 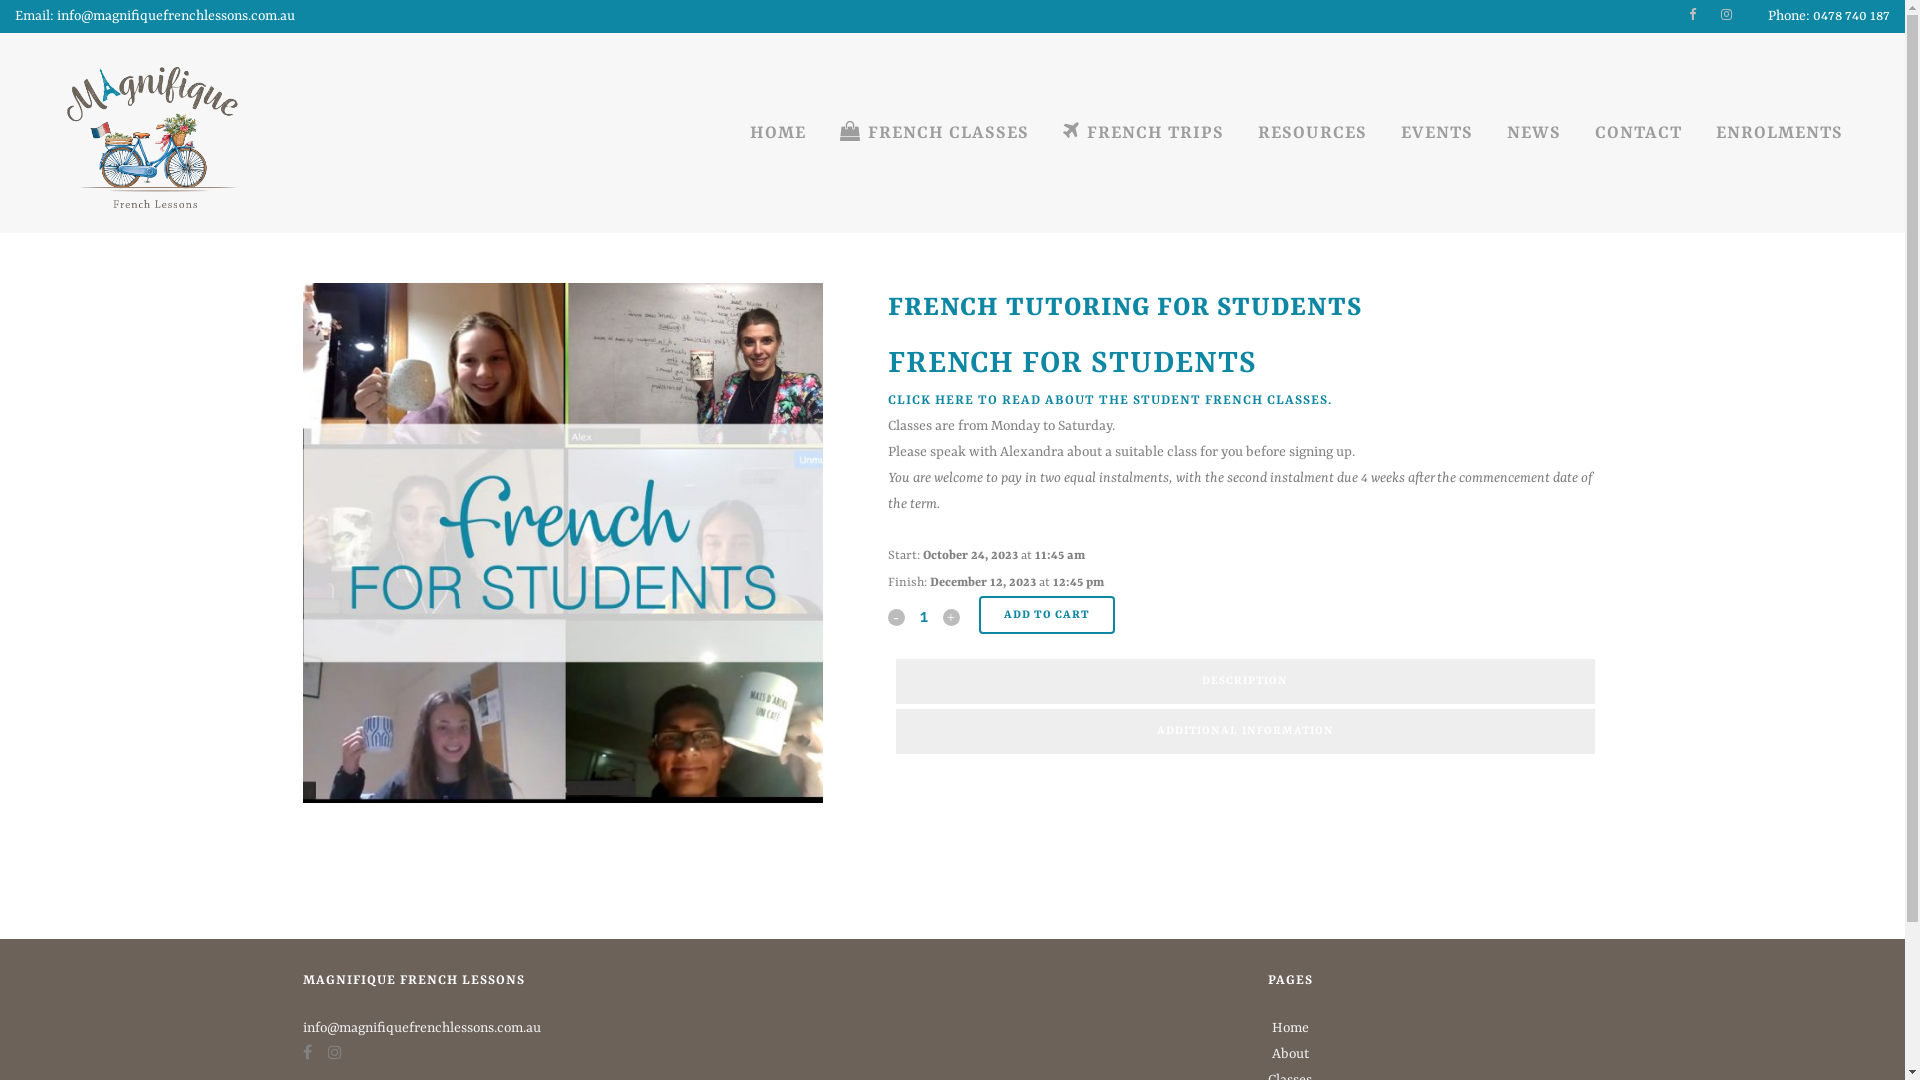 I want to click on 'EVENTS', so click(x=1435, y=132).